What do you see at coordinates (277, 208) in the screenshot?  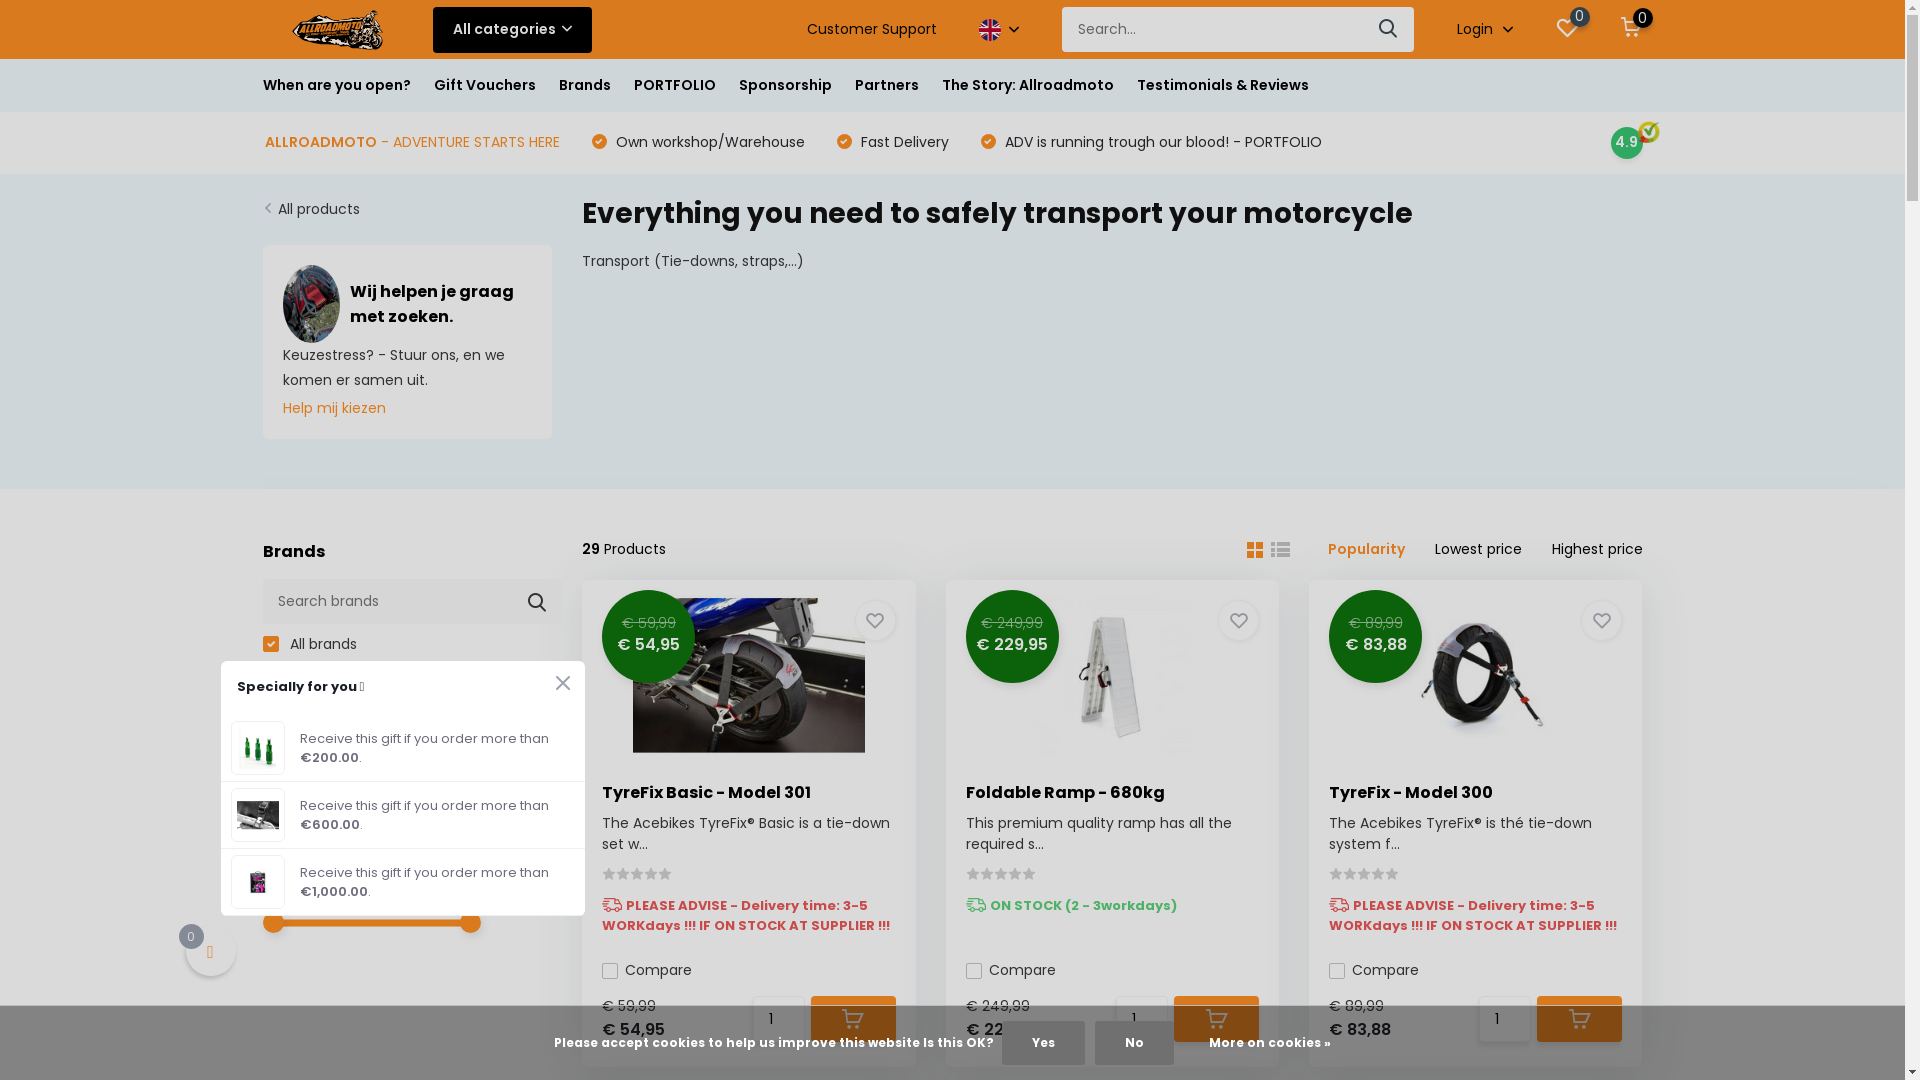 I see `'All products'` at bounding box center [277, 208].